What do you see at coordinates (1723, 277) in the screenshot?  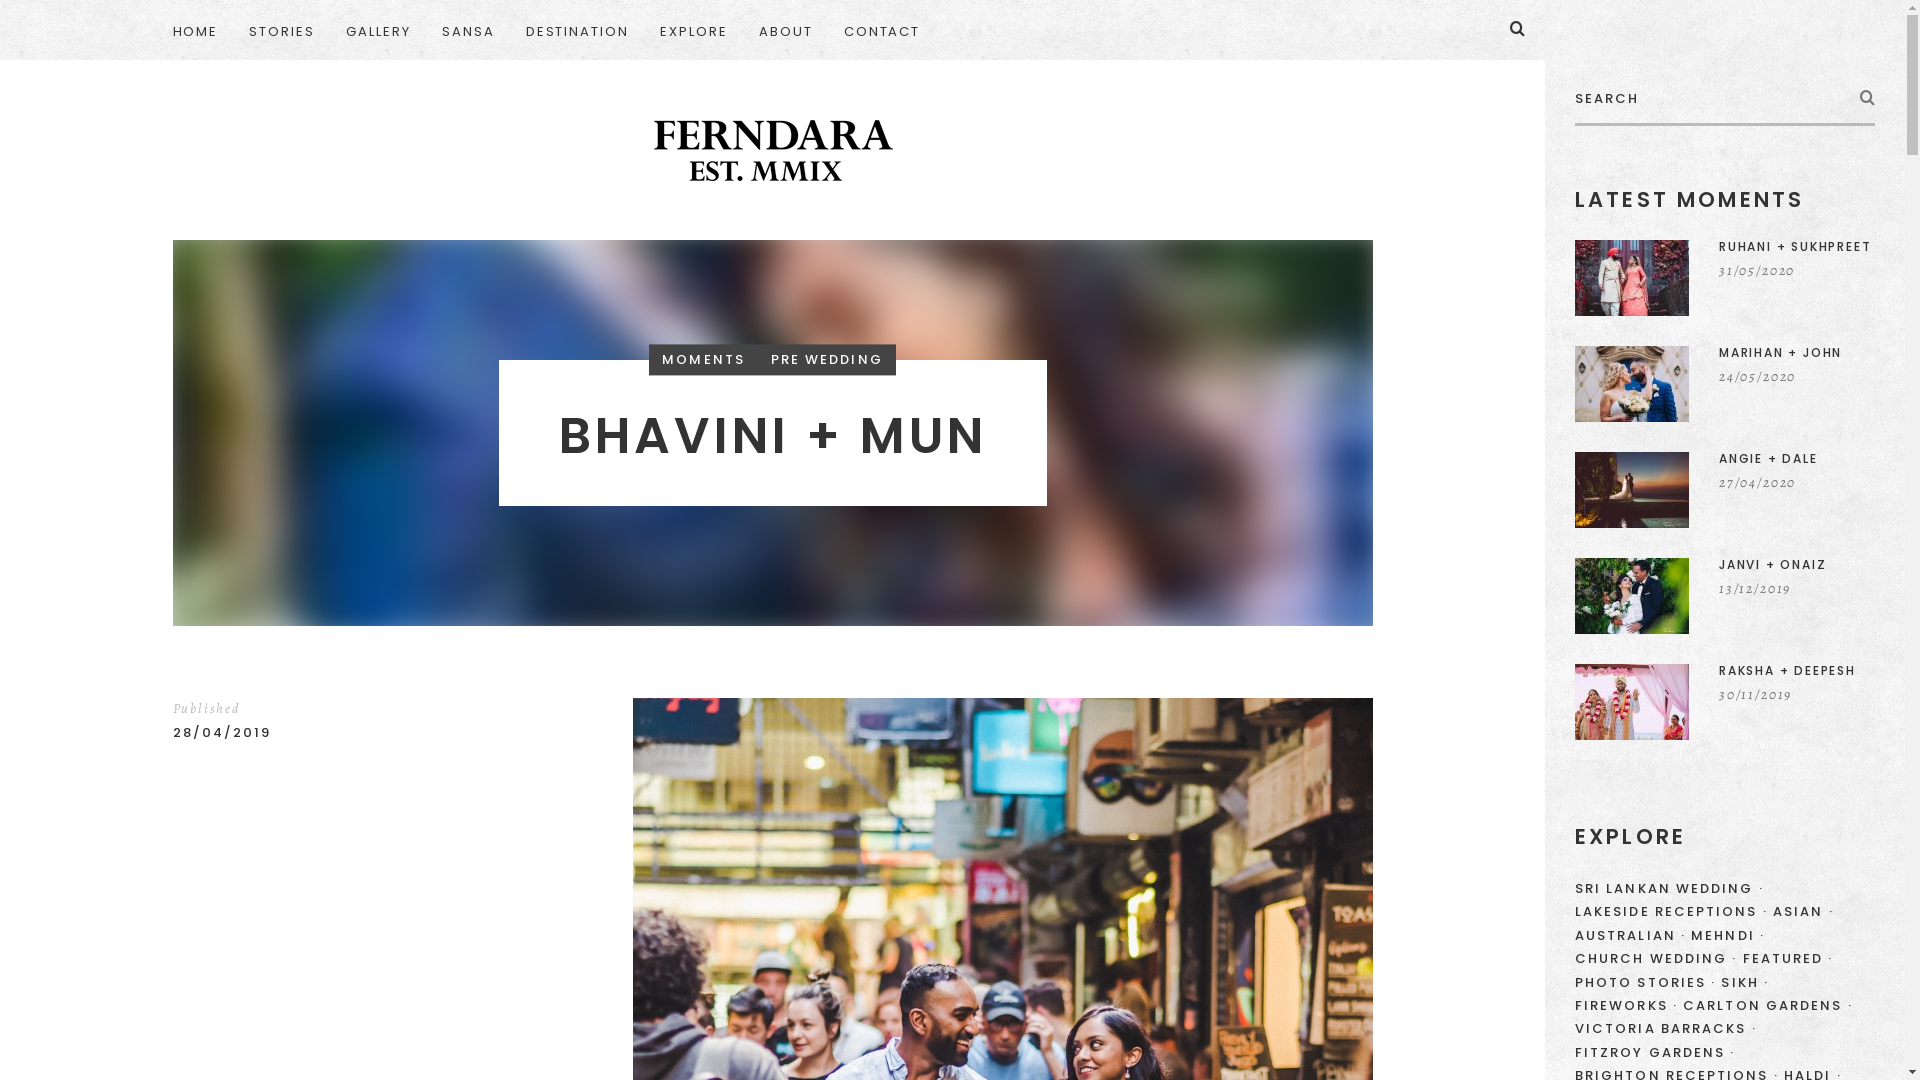 I see `'RUHANI + SUKHPREET` at bounding box center [1723, 277].